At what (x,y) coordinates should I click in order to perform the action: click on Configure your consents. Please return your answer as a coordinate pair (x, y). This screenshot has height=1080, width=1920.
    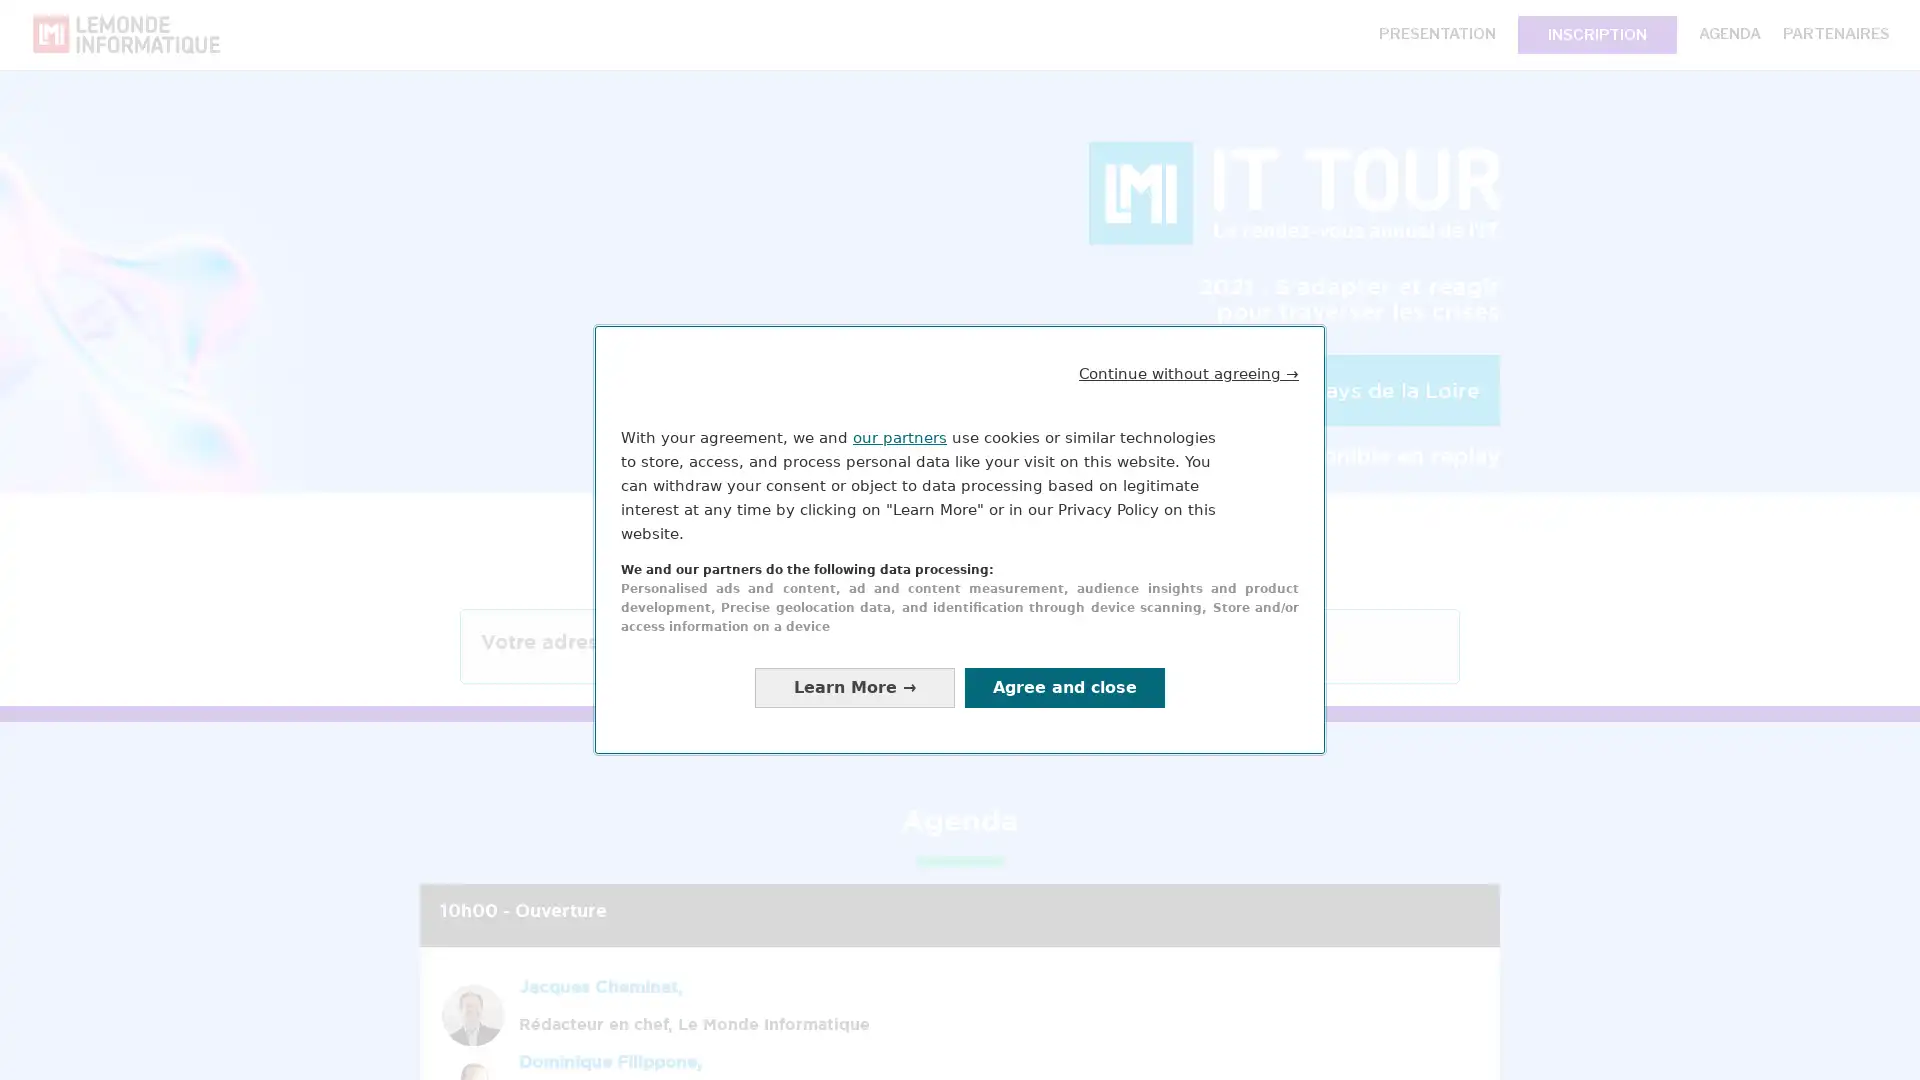
    Looking at the image, I should click on (854, 686).